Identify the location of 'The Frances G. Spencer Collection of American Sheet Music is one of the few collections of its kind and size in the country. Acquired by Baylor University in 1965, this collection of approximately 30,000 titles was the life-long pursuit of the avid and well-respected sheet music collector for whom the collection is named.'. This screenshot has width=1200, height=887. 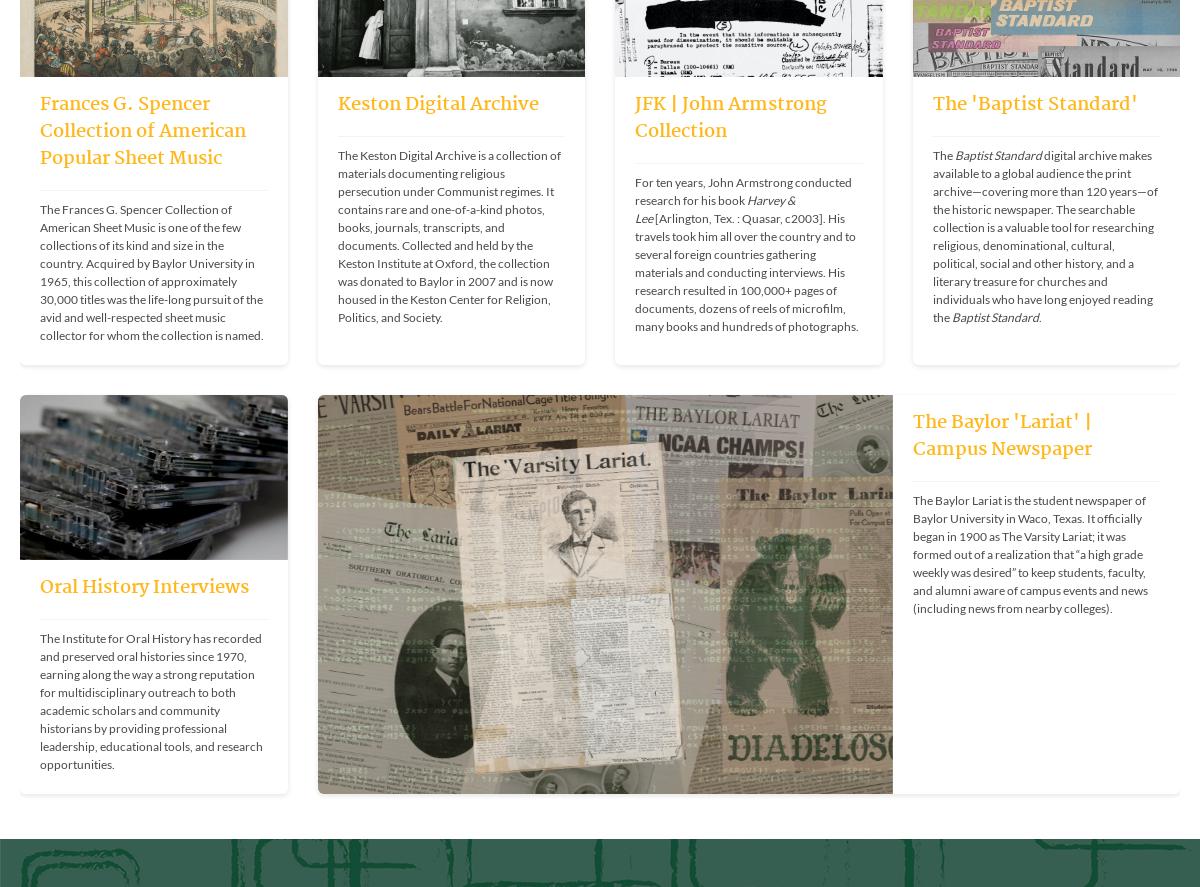
(151, 270).